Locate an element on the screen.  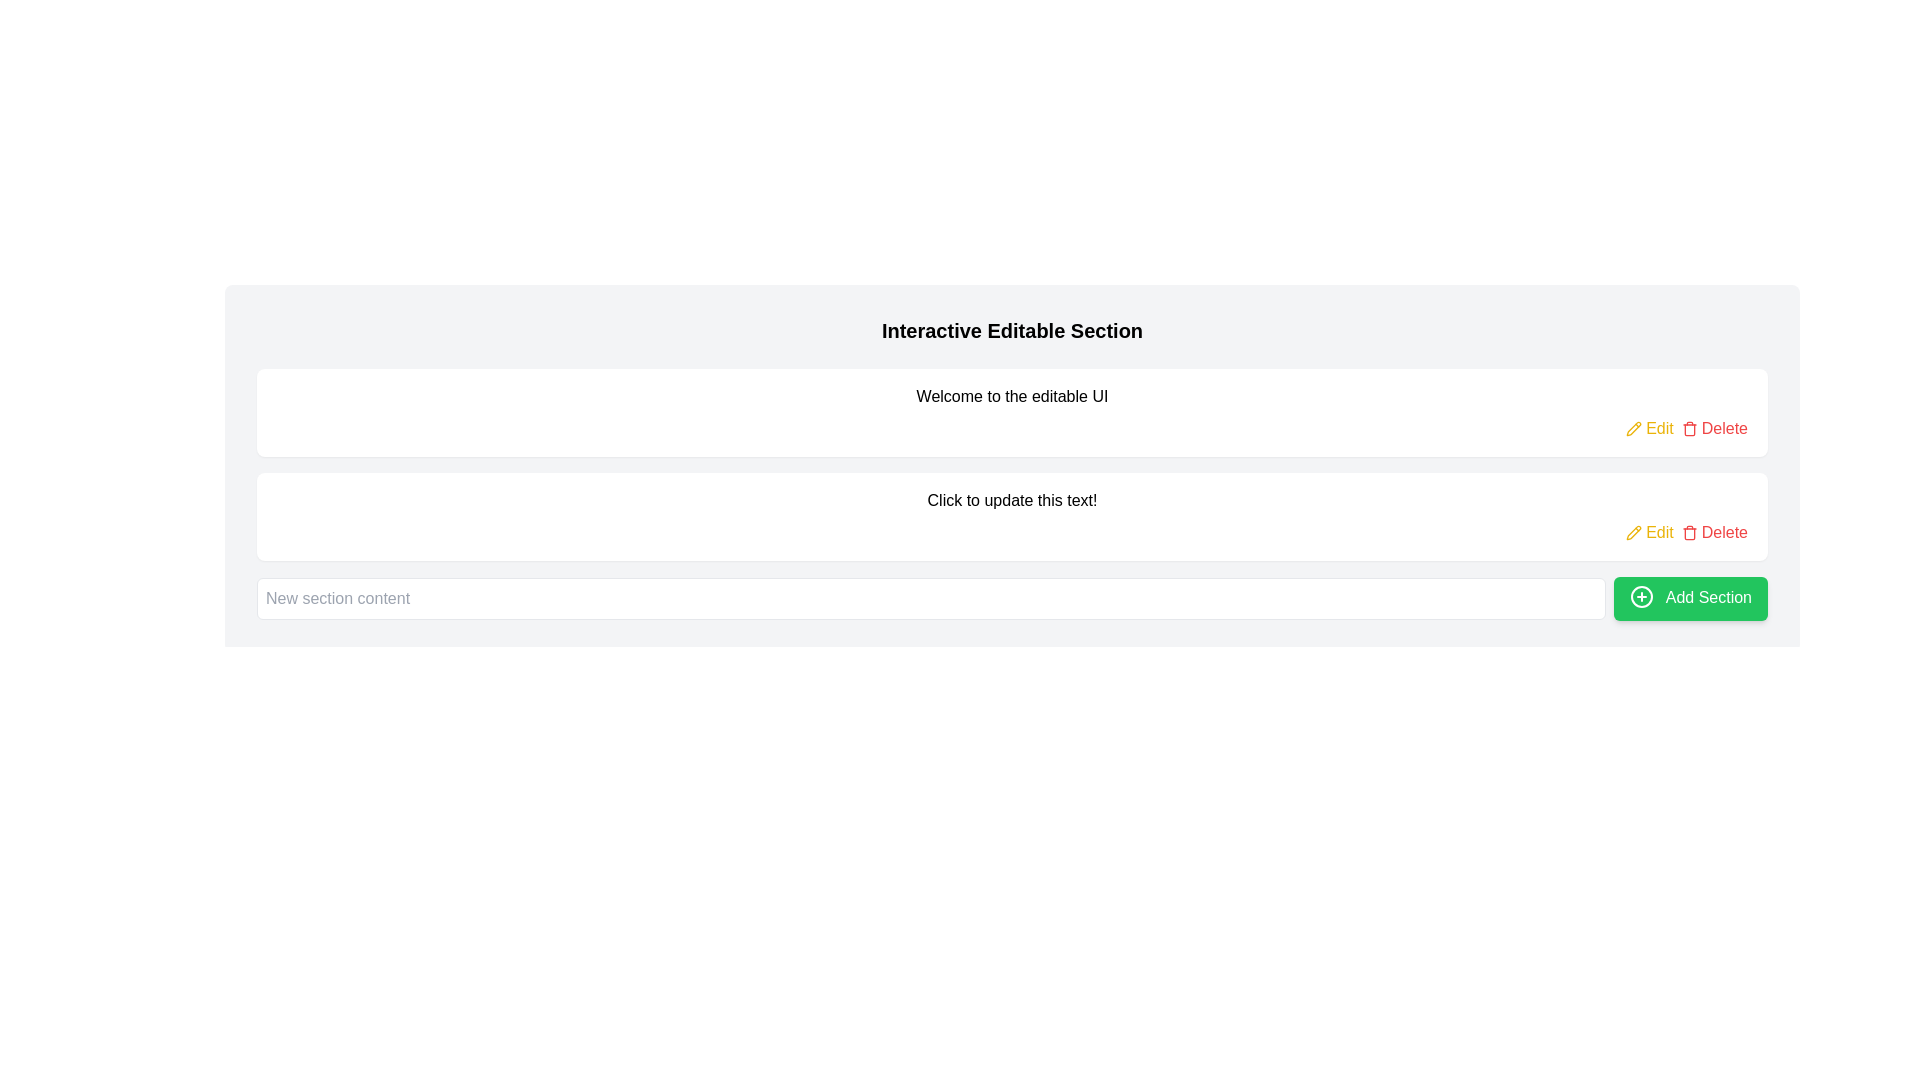
the SVG graphical element inside the 'Add Section' button is located at coordinates (1642, 596).